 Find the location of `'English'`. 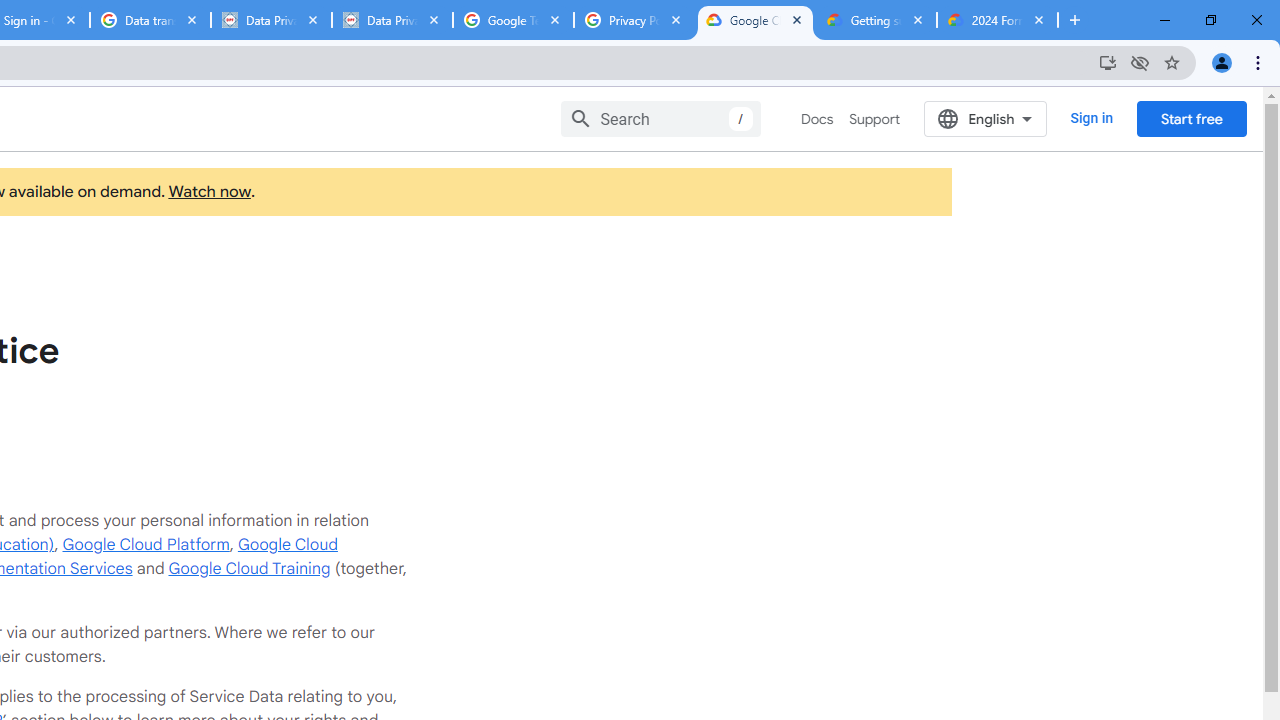

'English' is located at coordinates (985, 118).